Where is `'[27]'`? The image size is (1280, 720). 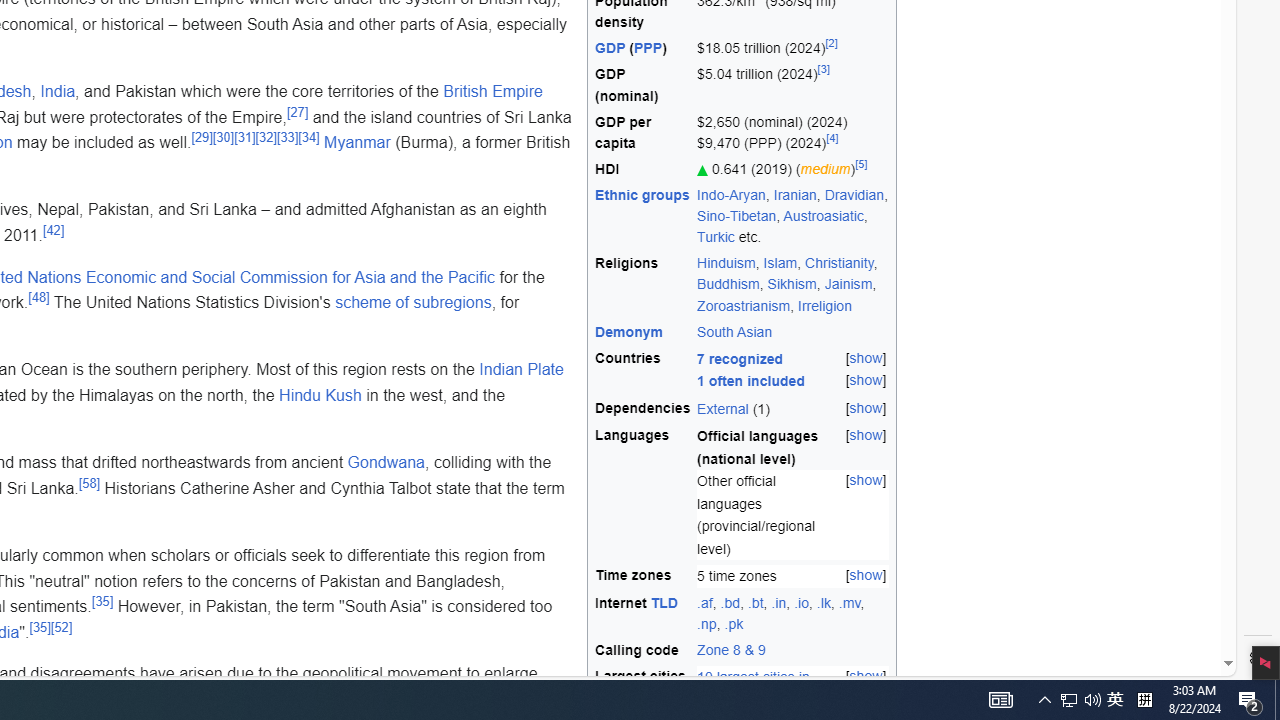
'[27]' is located at coordinates (295, 111).